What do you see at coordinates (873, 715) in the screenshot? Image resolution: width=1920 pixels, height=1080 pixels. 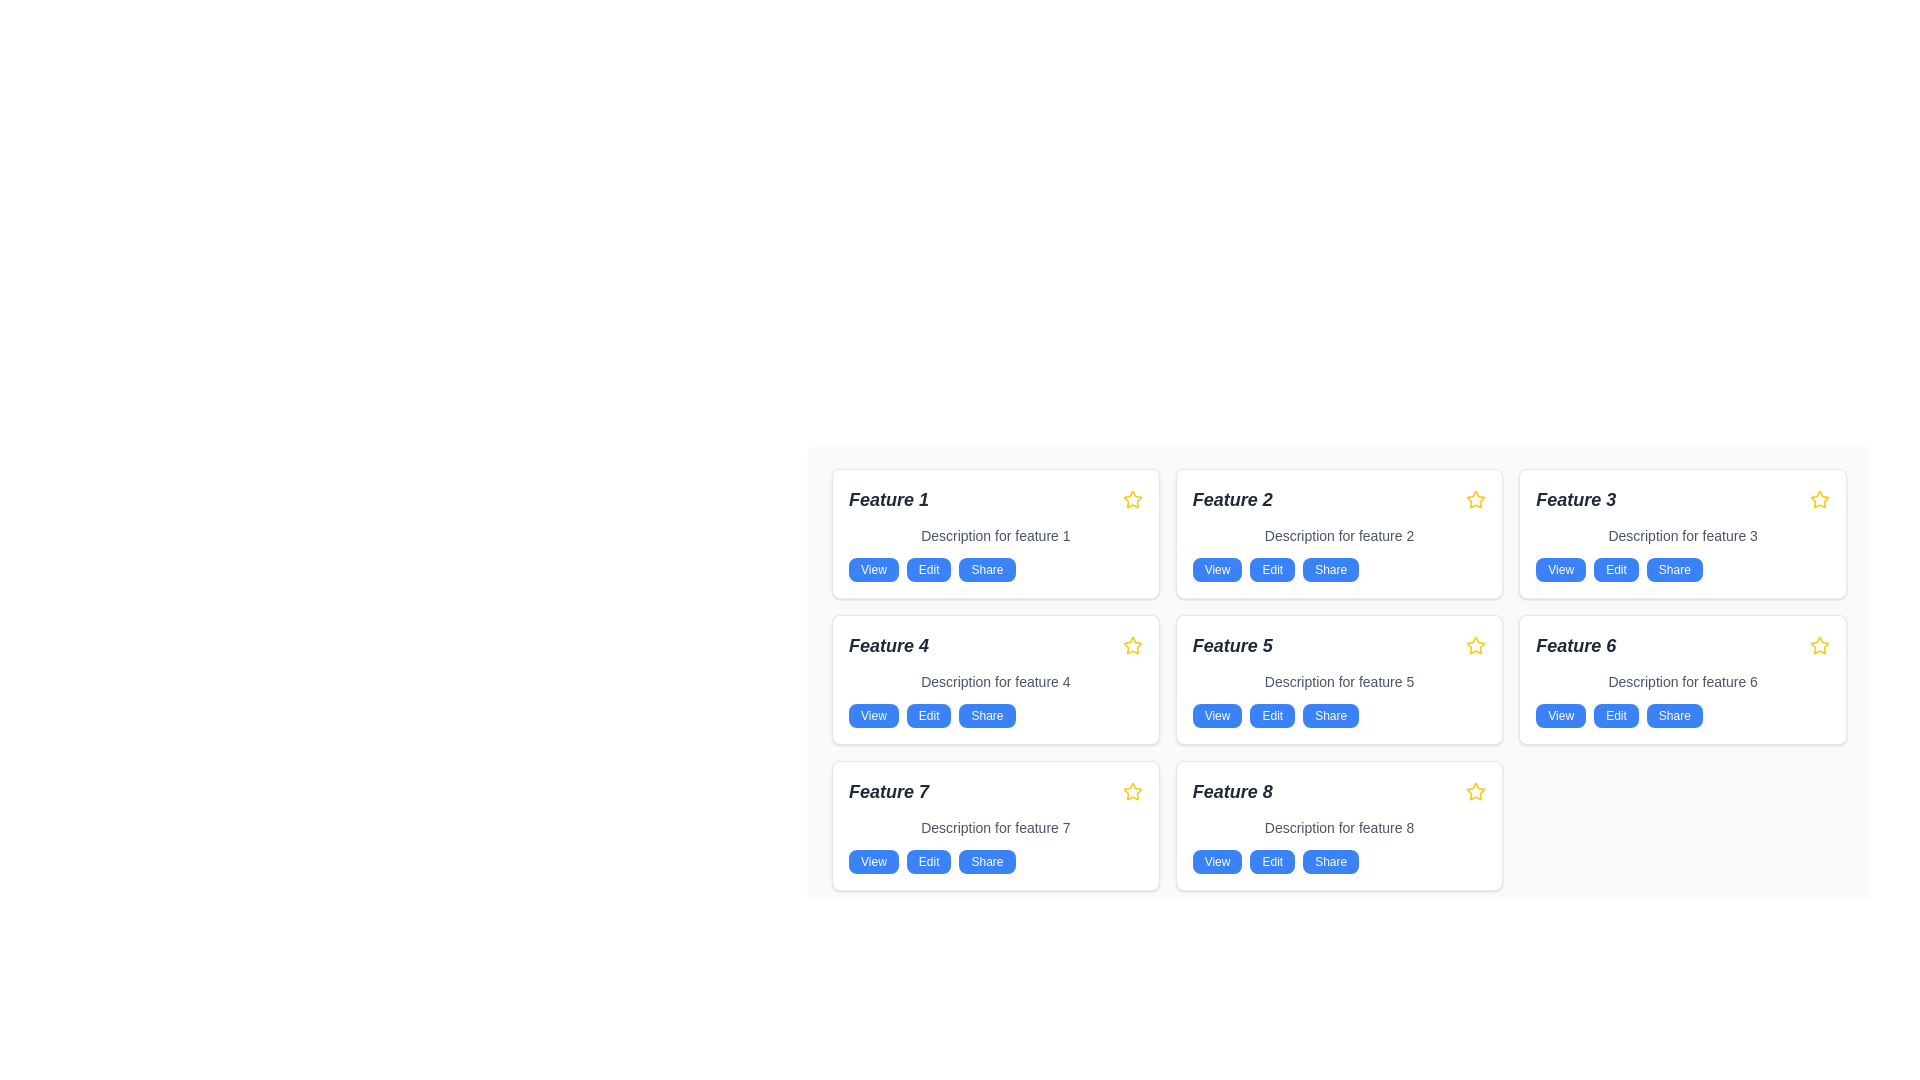 I see `the 'View' button located on the 'Feature 4' card in the second column of the second row, which is the first button in a row of three buttons labeled 'View,' 'Edit,' and 'Share.'` at bounding box center [873, 715].